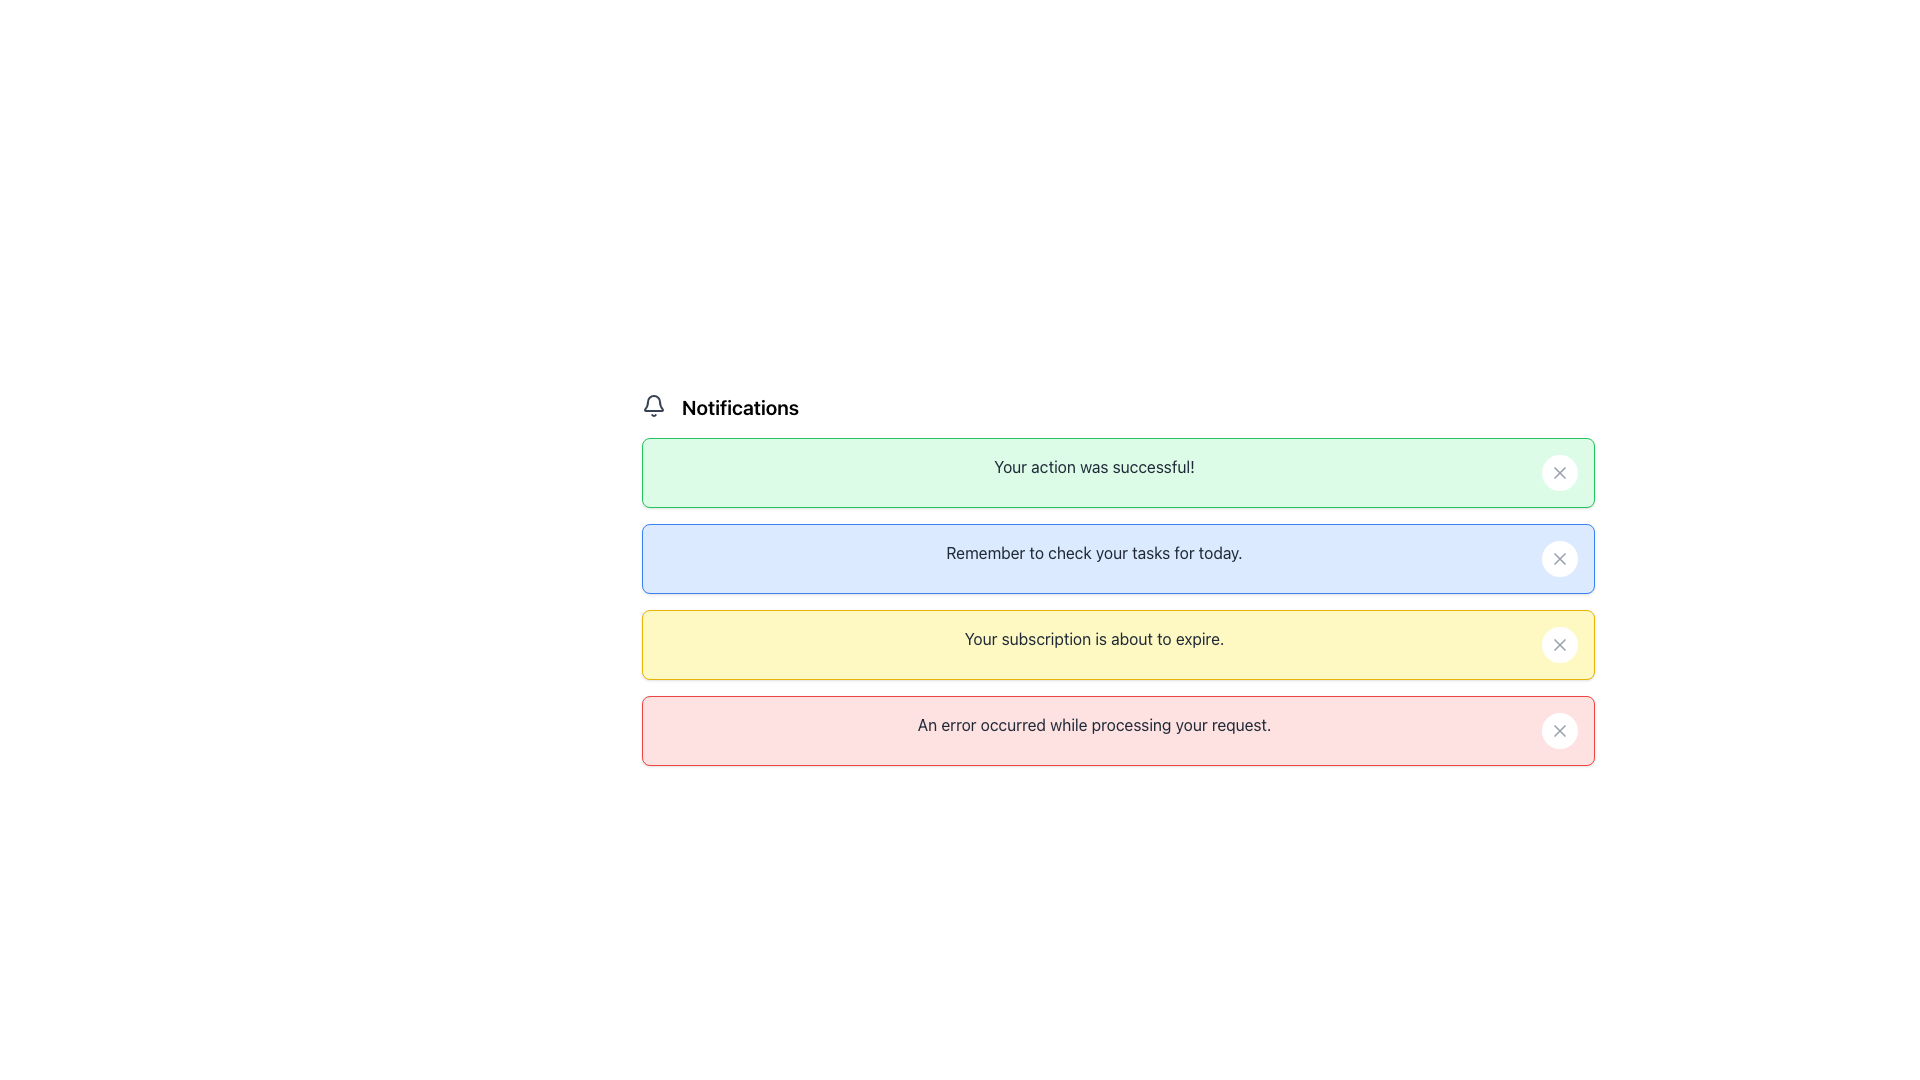 The image size is (1920, 1080). I want to click on the static text element that displays a user notification message about an upcoming subscription expiration, which is located at the center of the third notification card in a vertical list, so click(1093, 639).